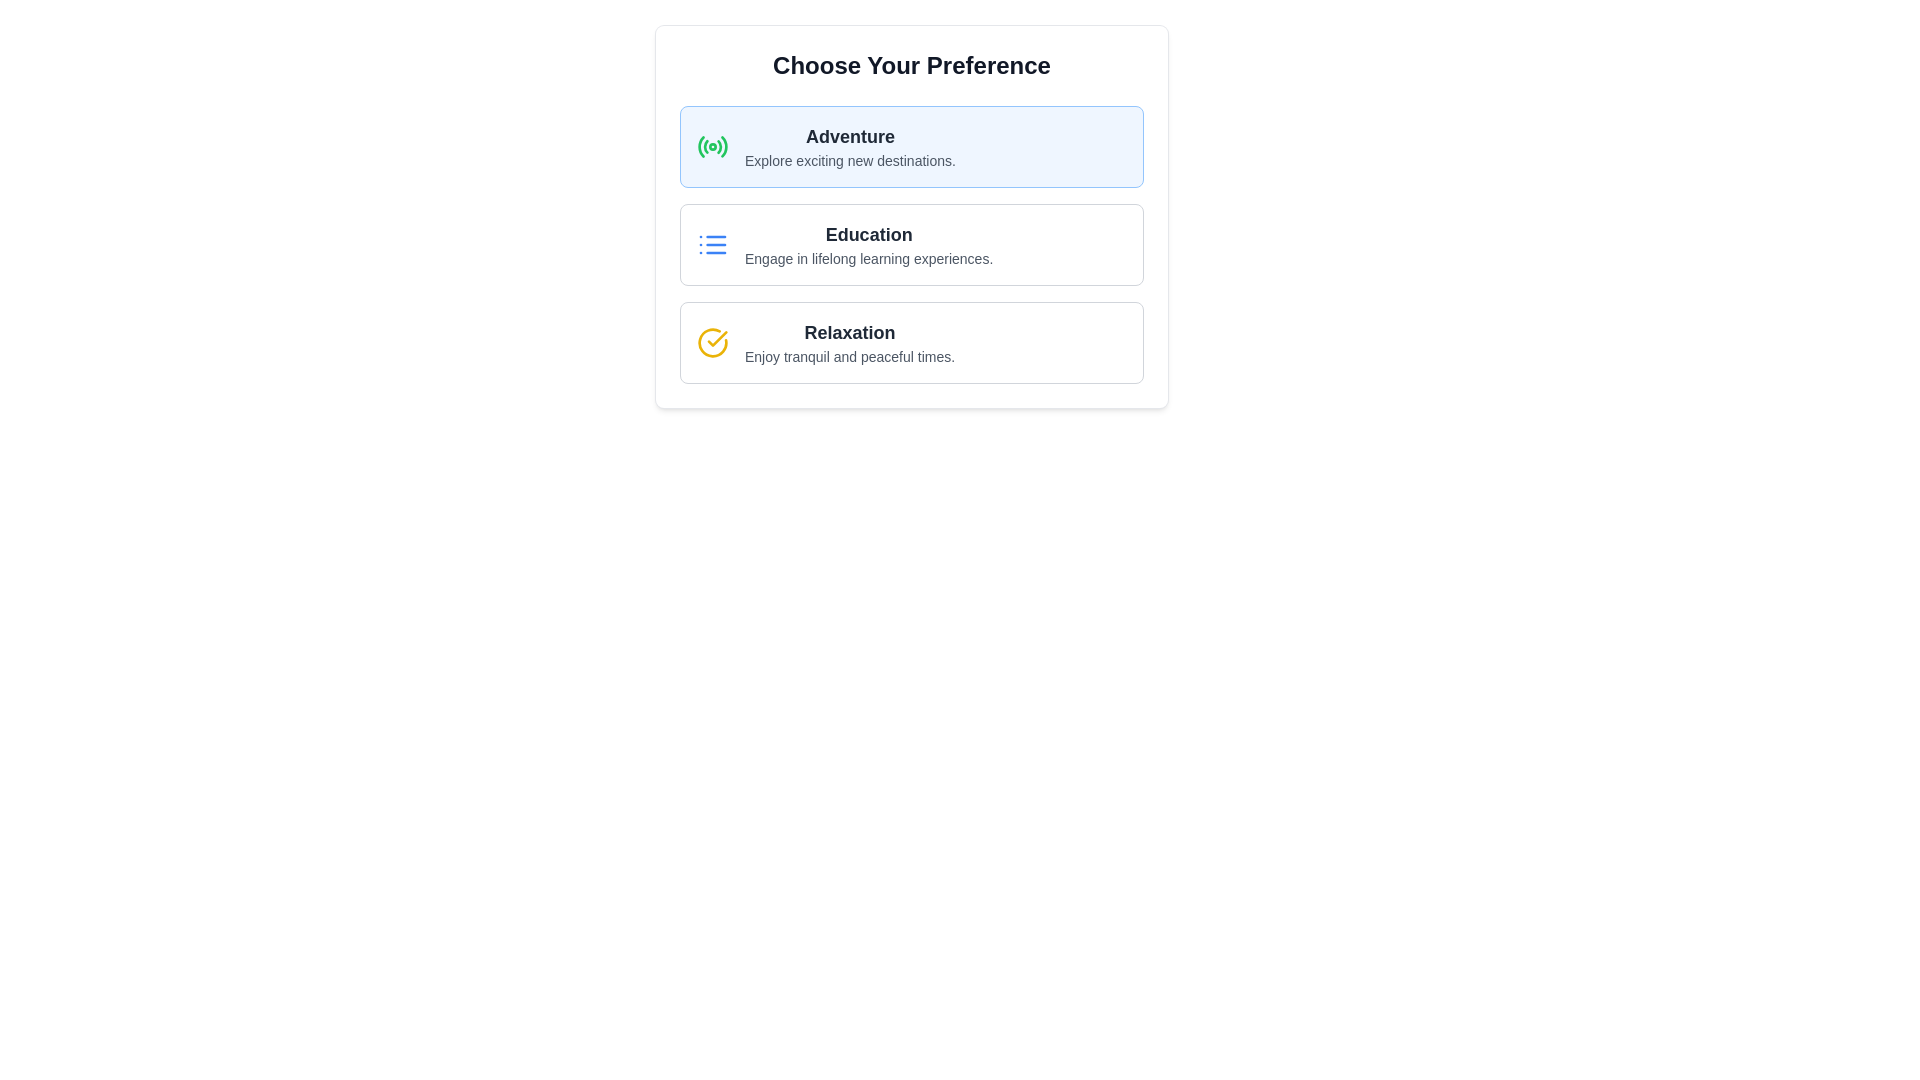  What do you see at coordinates (849, 331) in the screenshot?
I see `the text label indicating a category related to relaxation, which is centrally positioned in the bottom card of the three stacked option cards` at bounding box center [849, 331].